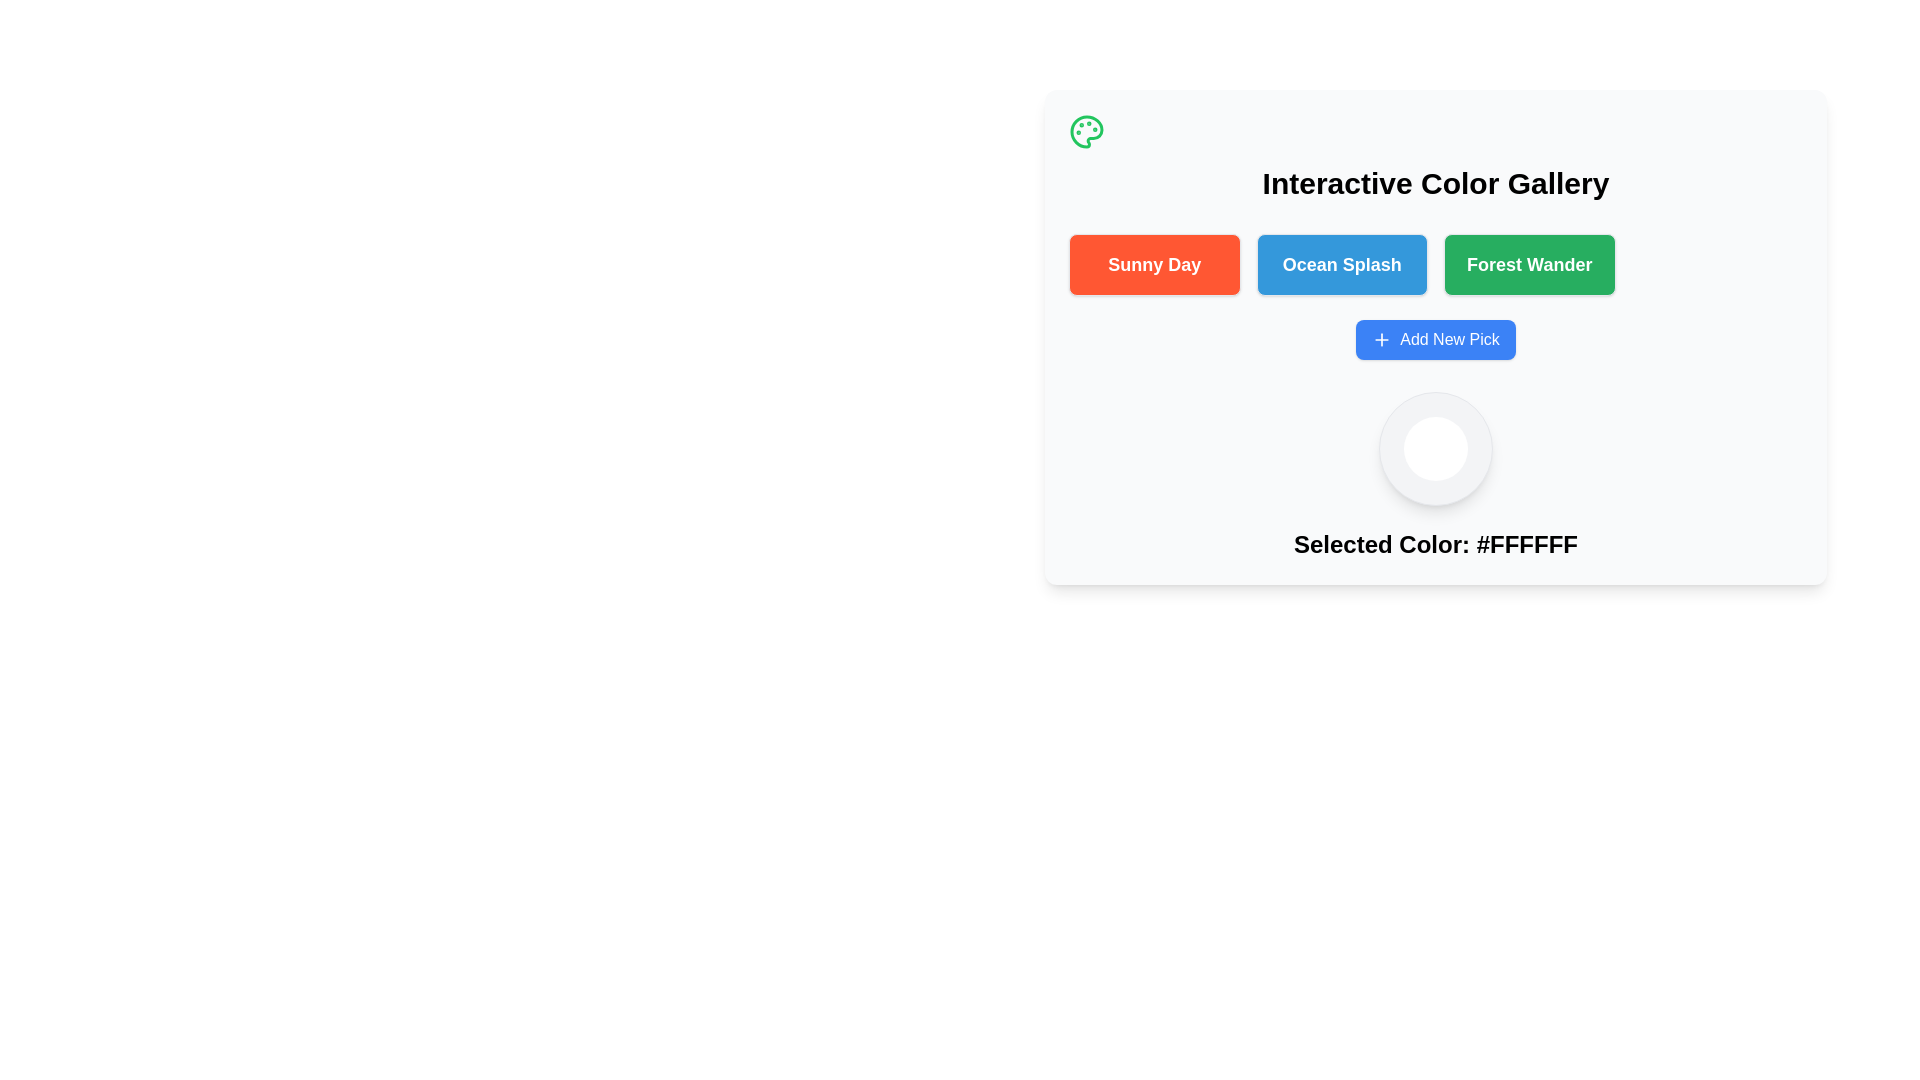 Image resolution: width=1920 pixels, height=1080 pixels. Describe the element at coordinates (1085, 131) in the screenshot. I see `the decorative icon located at the top-left corner of the 'Interactive Color Gallery' section` at that location.